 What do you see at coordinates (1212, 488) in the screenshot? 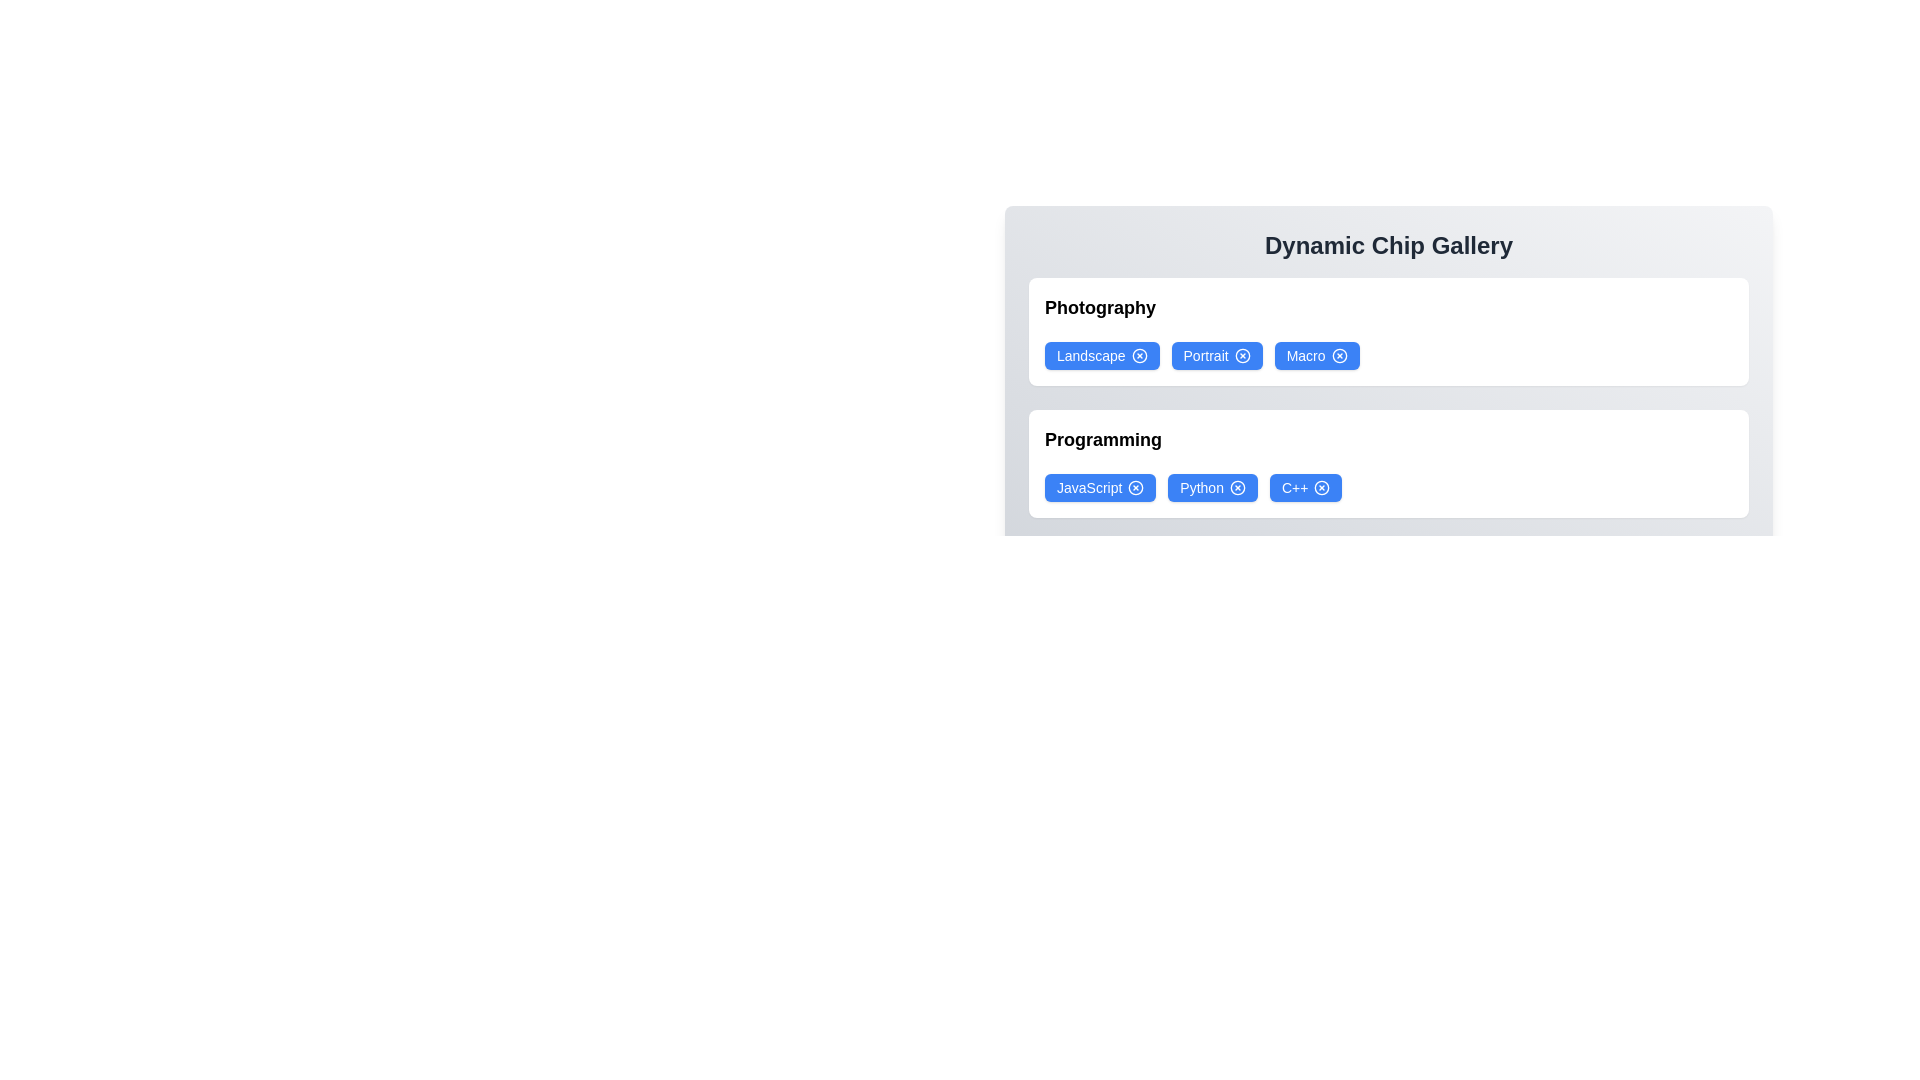
I see `the chip labeled Python to select it` at bounding box center [1212, 488].